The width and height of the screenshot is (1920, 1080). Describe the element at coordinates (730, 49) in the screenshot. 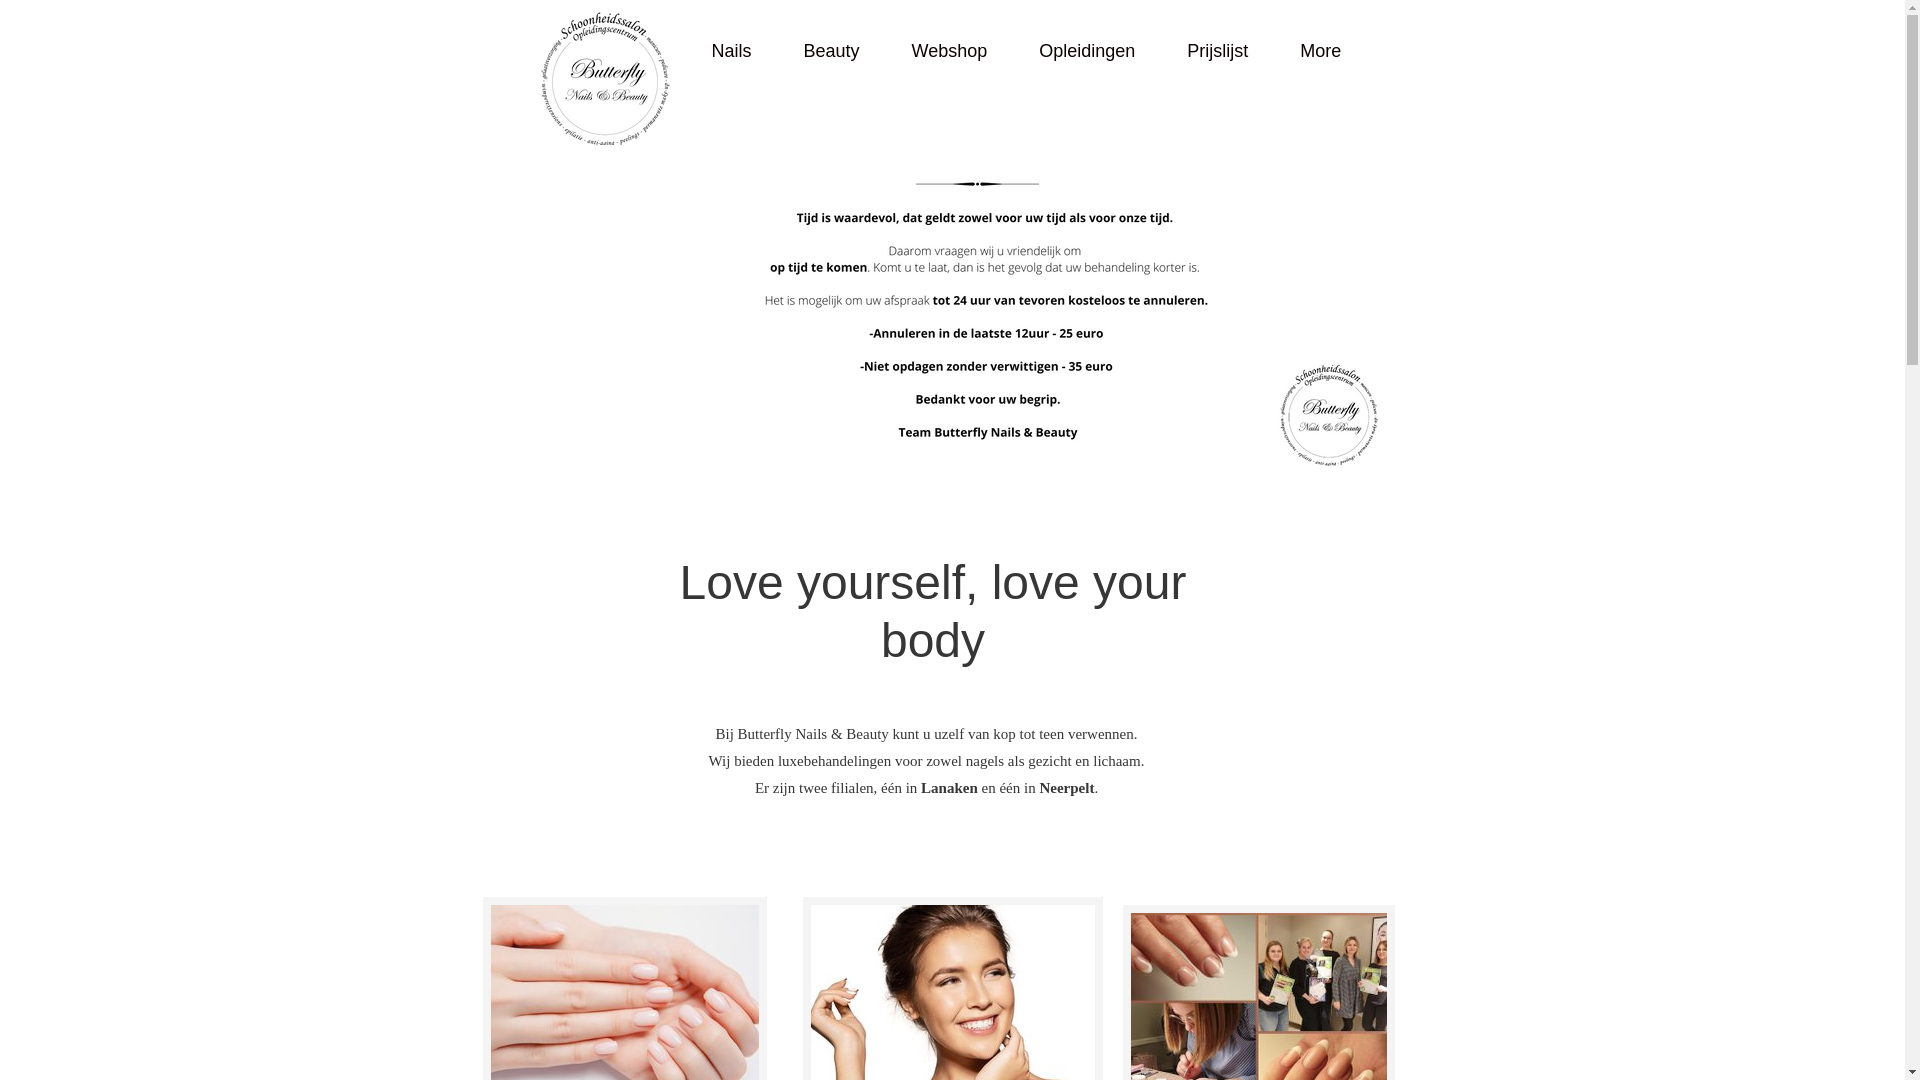

I see `'Nails'` at that location.